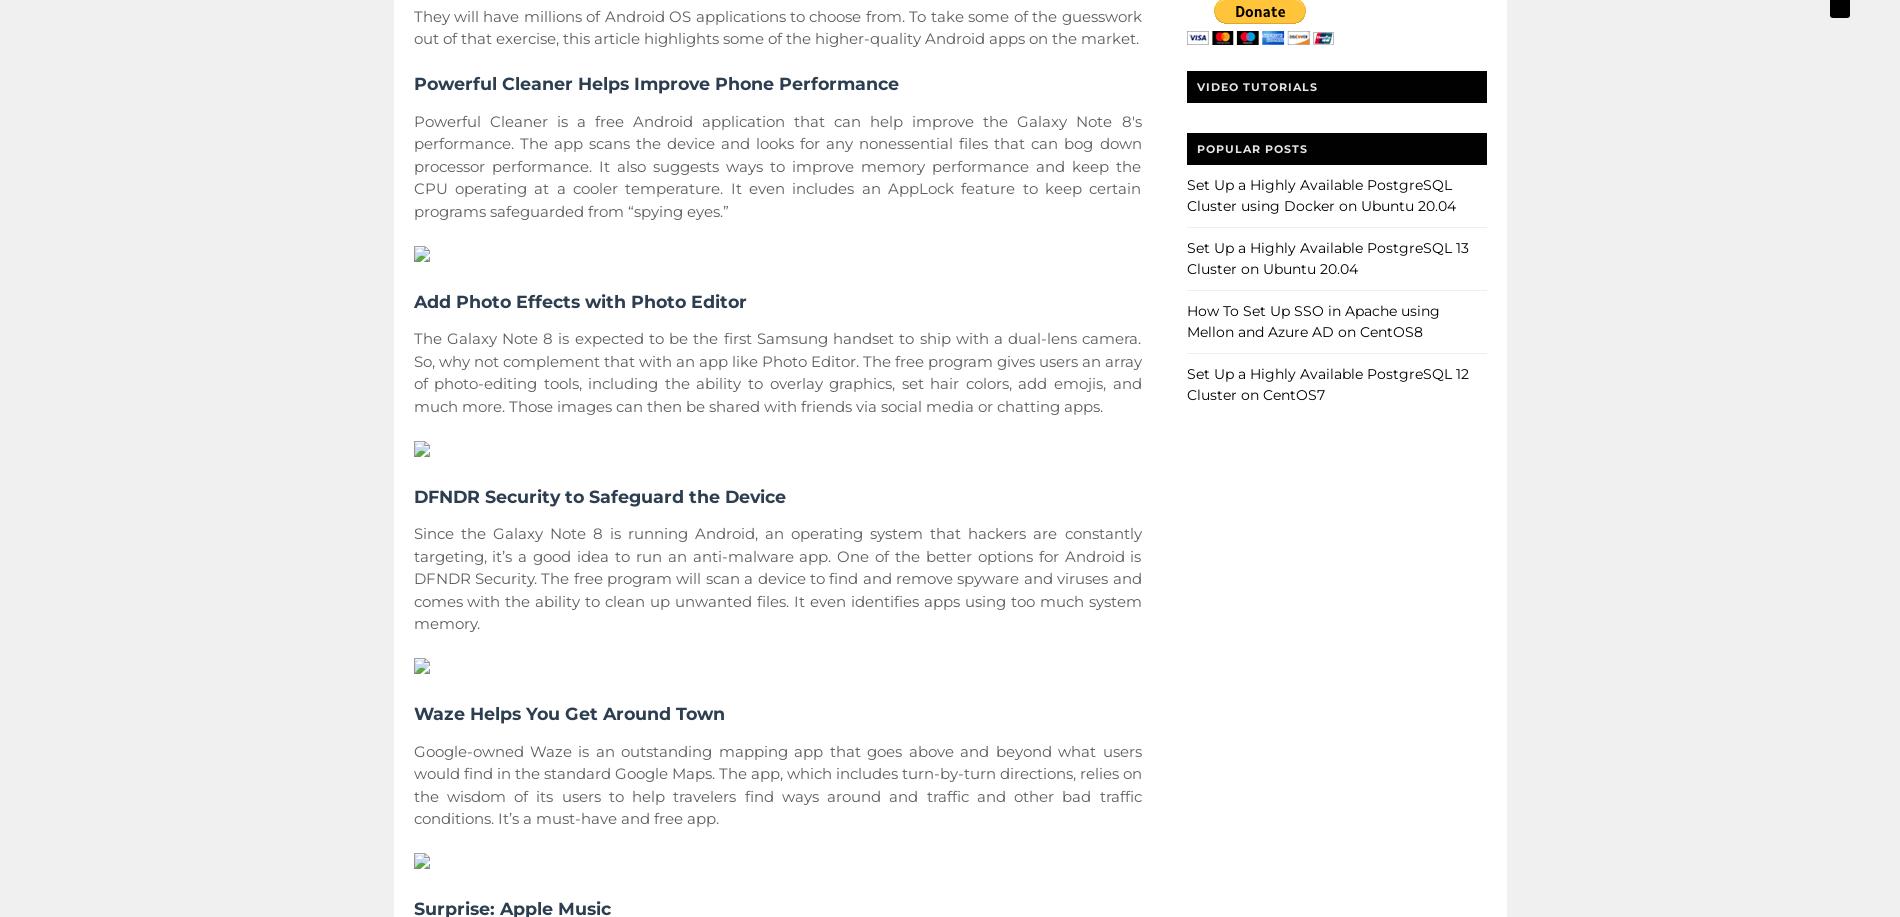 The height and width of the screenshot is (917, 1900). What do you see at coordinates (775, 578) in the screenshot?
I see `'Since the Galaxy Note 8 is running Android, an operating system that hackers are constantly targeting, it’s a good idea to run an anti-malware app. One of the better options for Android is DFNDR Security. The free program will scan a device to find and remove spyware and viruses and comes with the ability to clean up unwanted files. It even identifies apps using too much system memory.'` at bounding box center [775, 578].